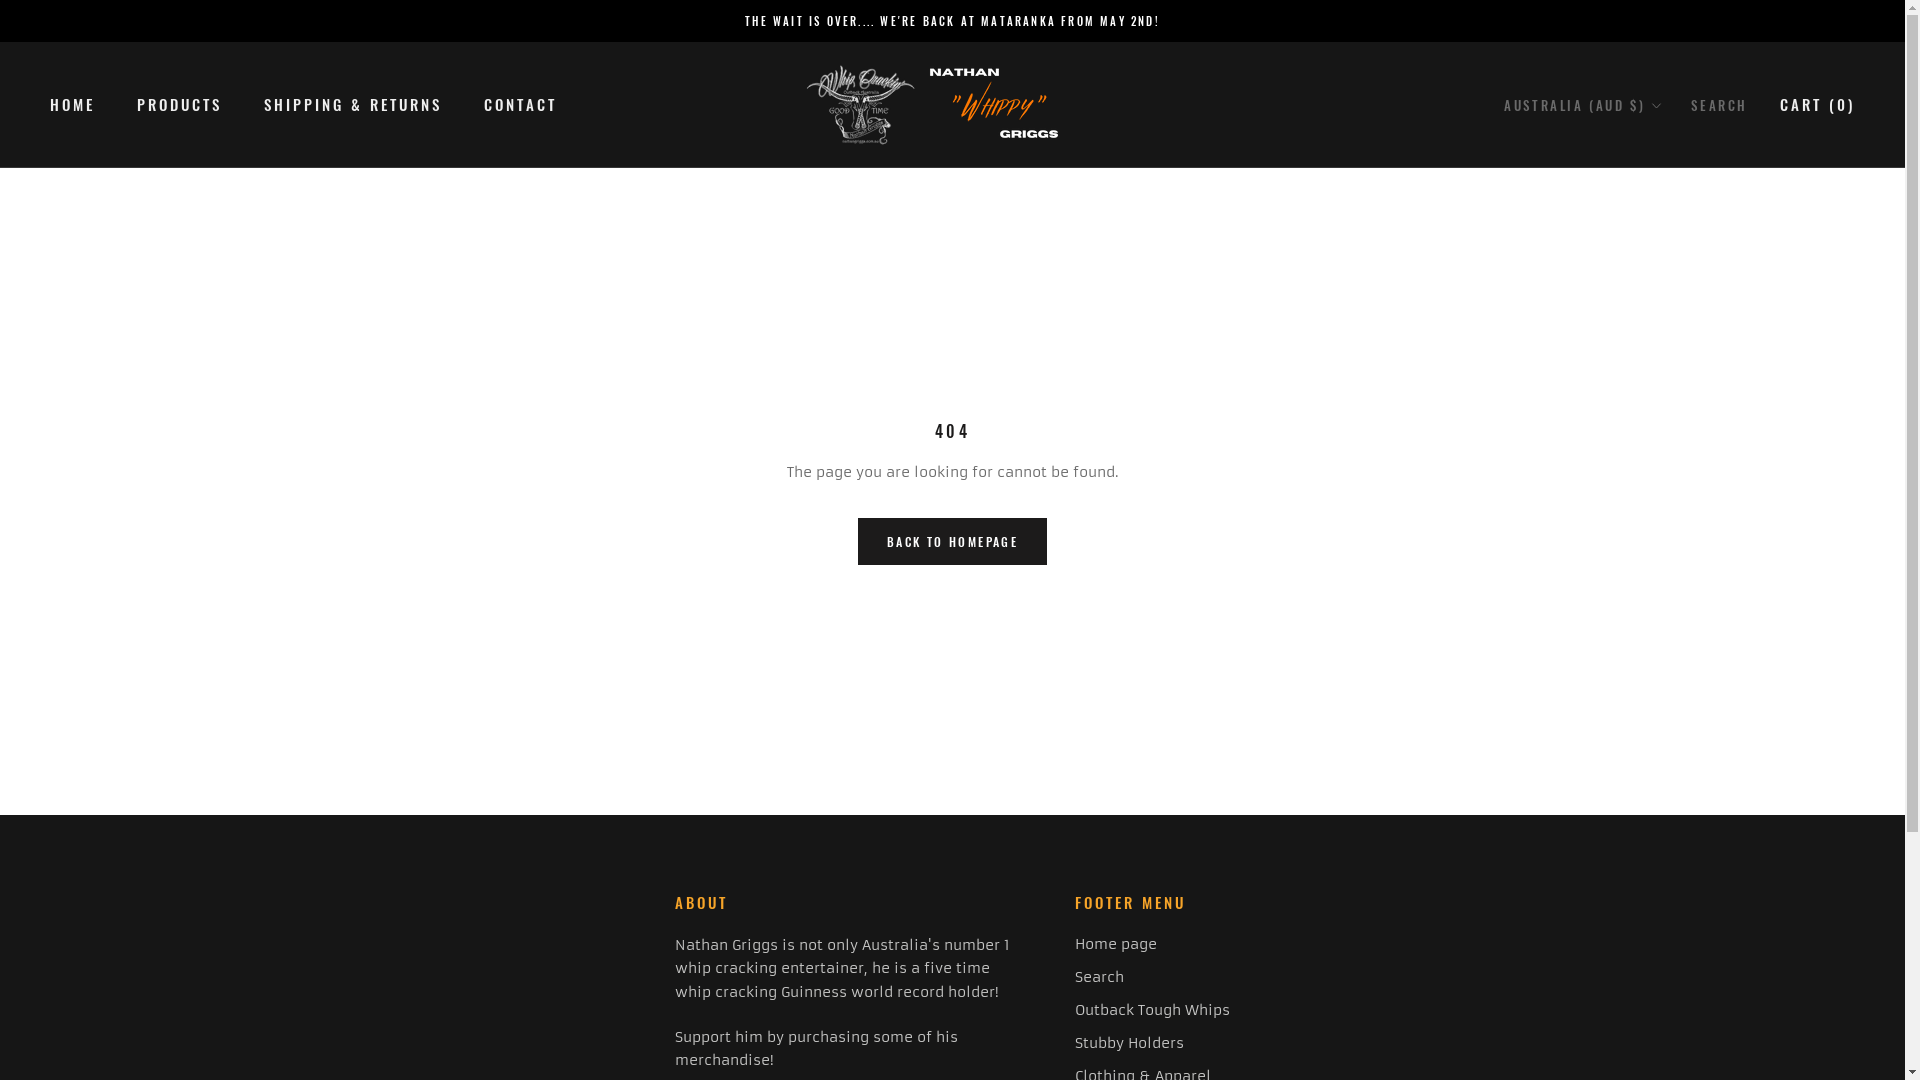 The width and height of the screenshot is (1920, 1080). I want to click on 'Outback Tough Whips', so click(1074, 1010).